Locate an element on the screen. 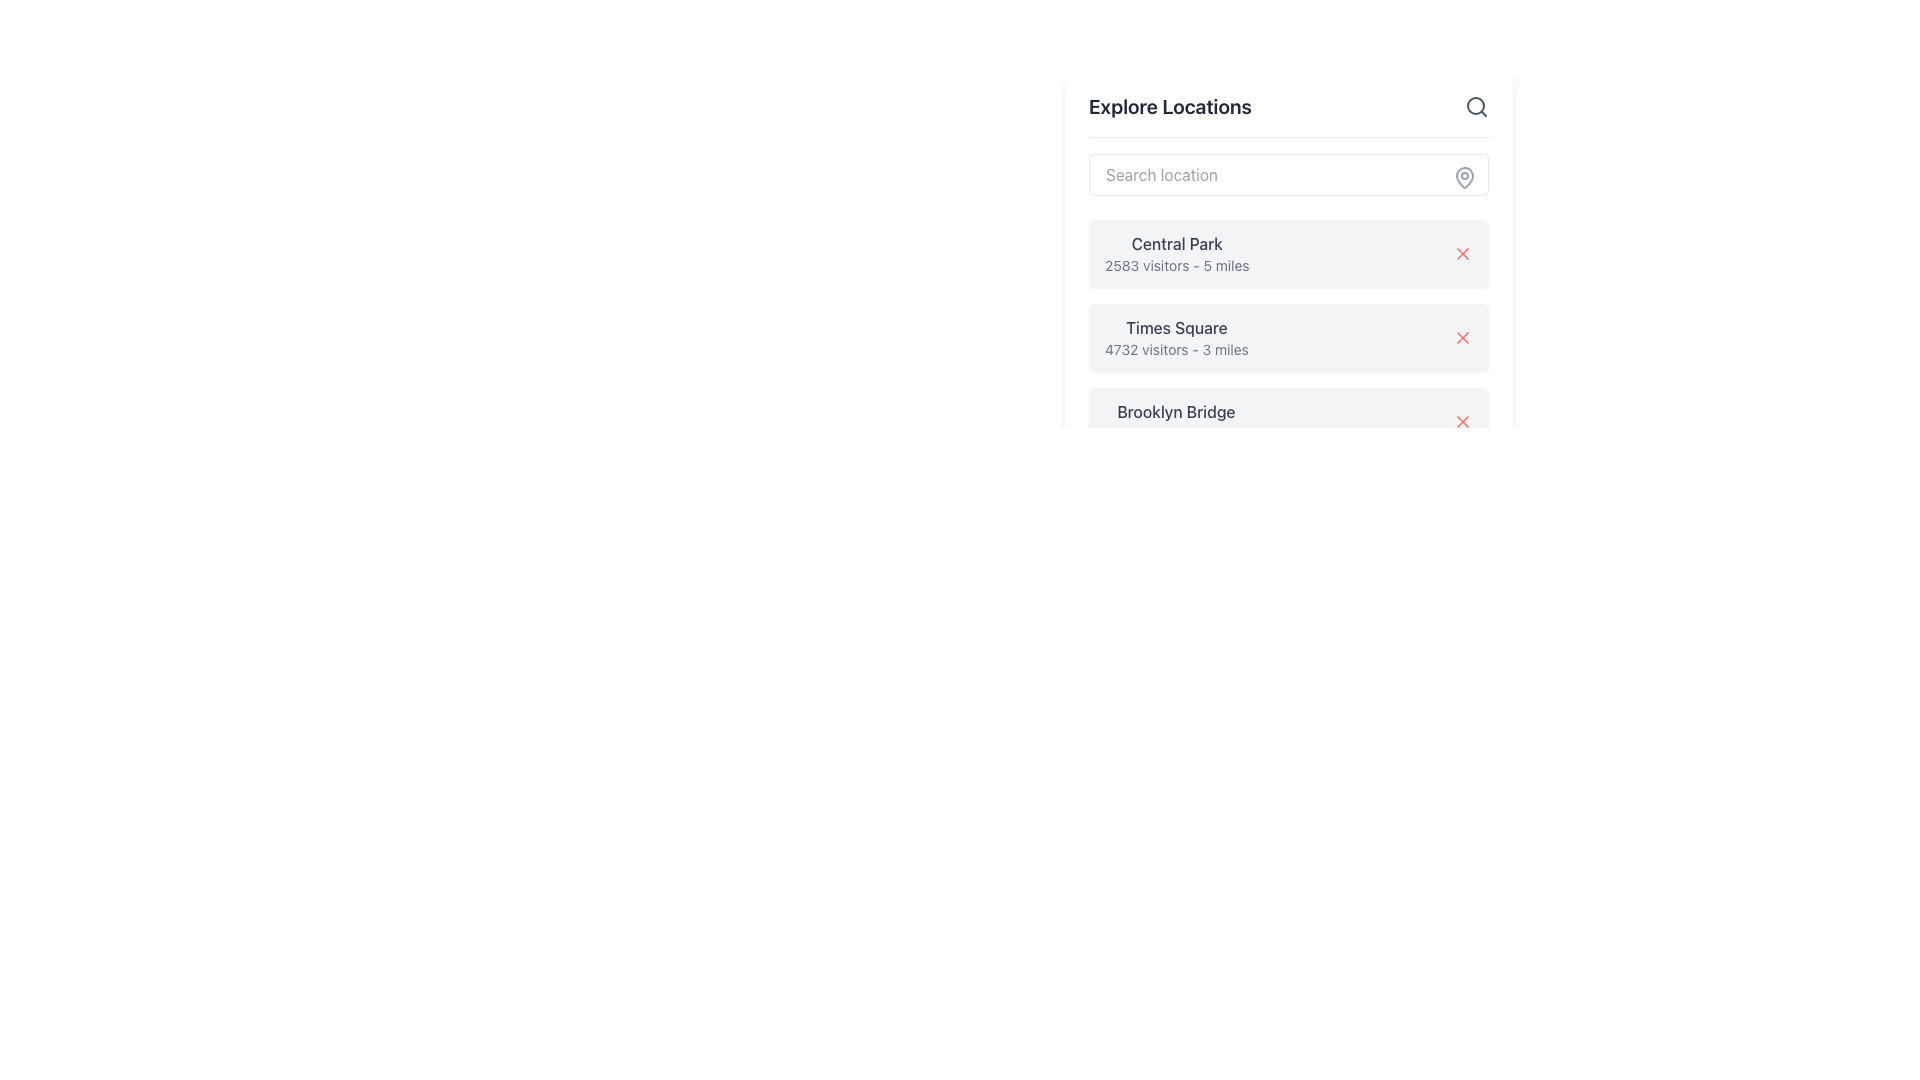 This screenshot has width=1920, height=1080. text displayed in the Text Display Block about Brooklyn Bridge, which is the third card in a vertical list of location exploration information is located at coordinates (1176, 420).